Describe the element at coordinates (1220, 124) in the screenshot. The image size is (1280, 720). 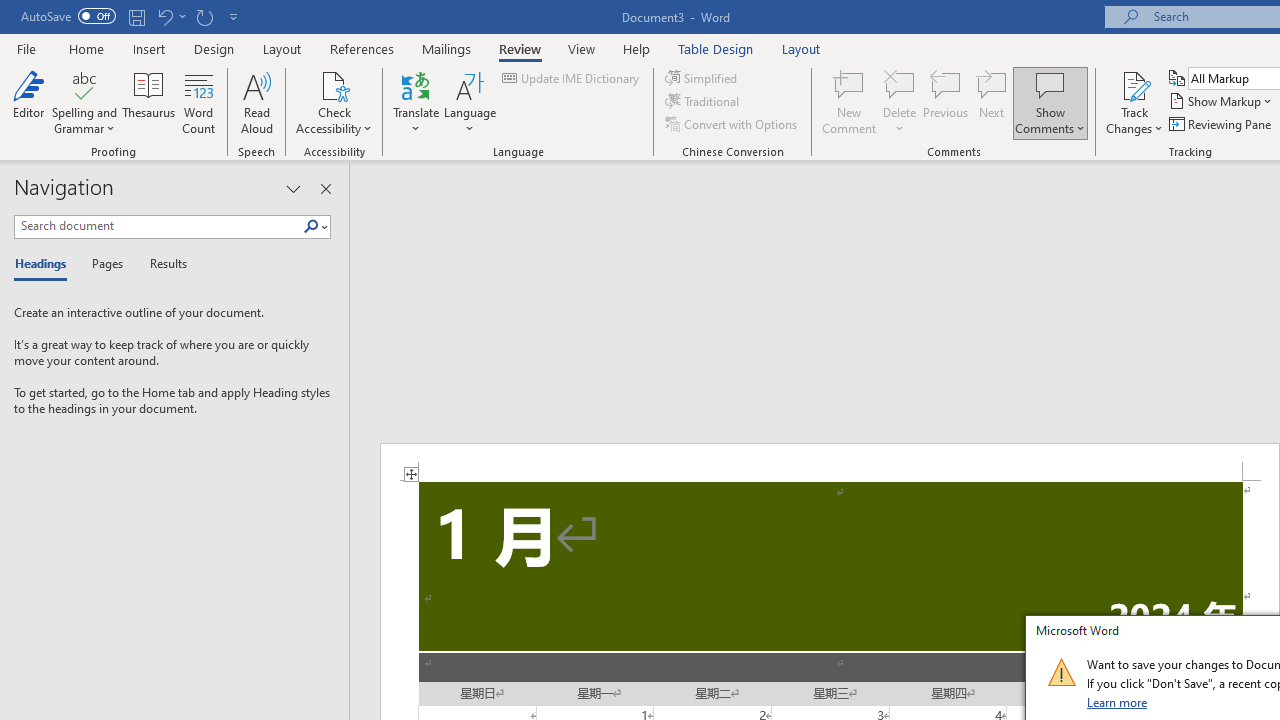
I see `'Reviewing Pane'` at that location.